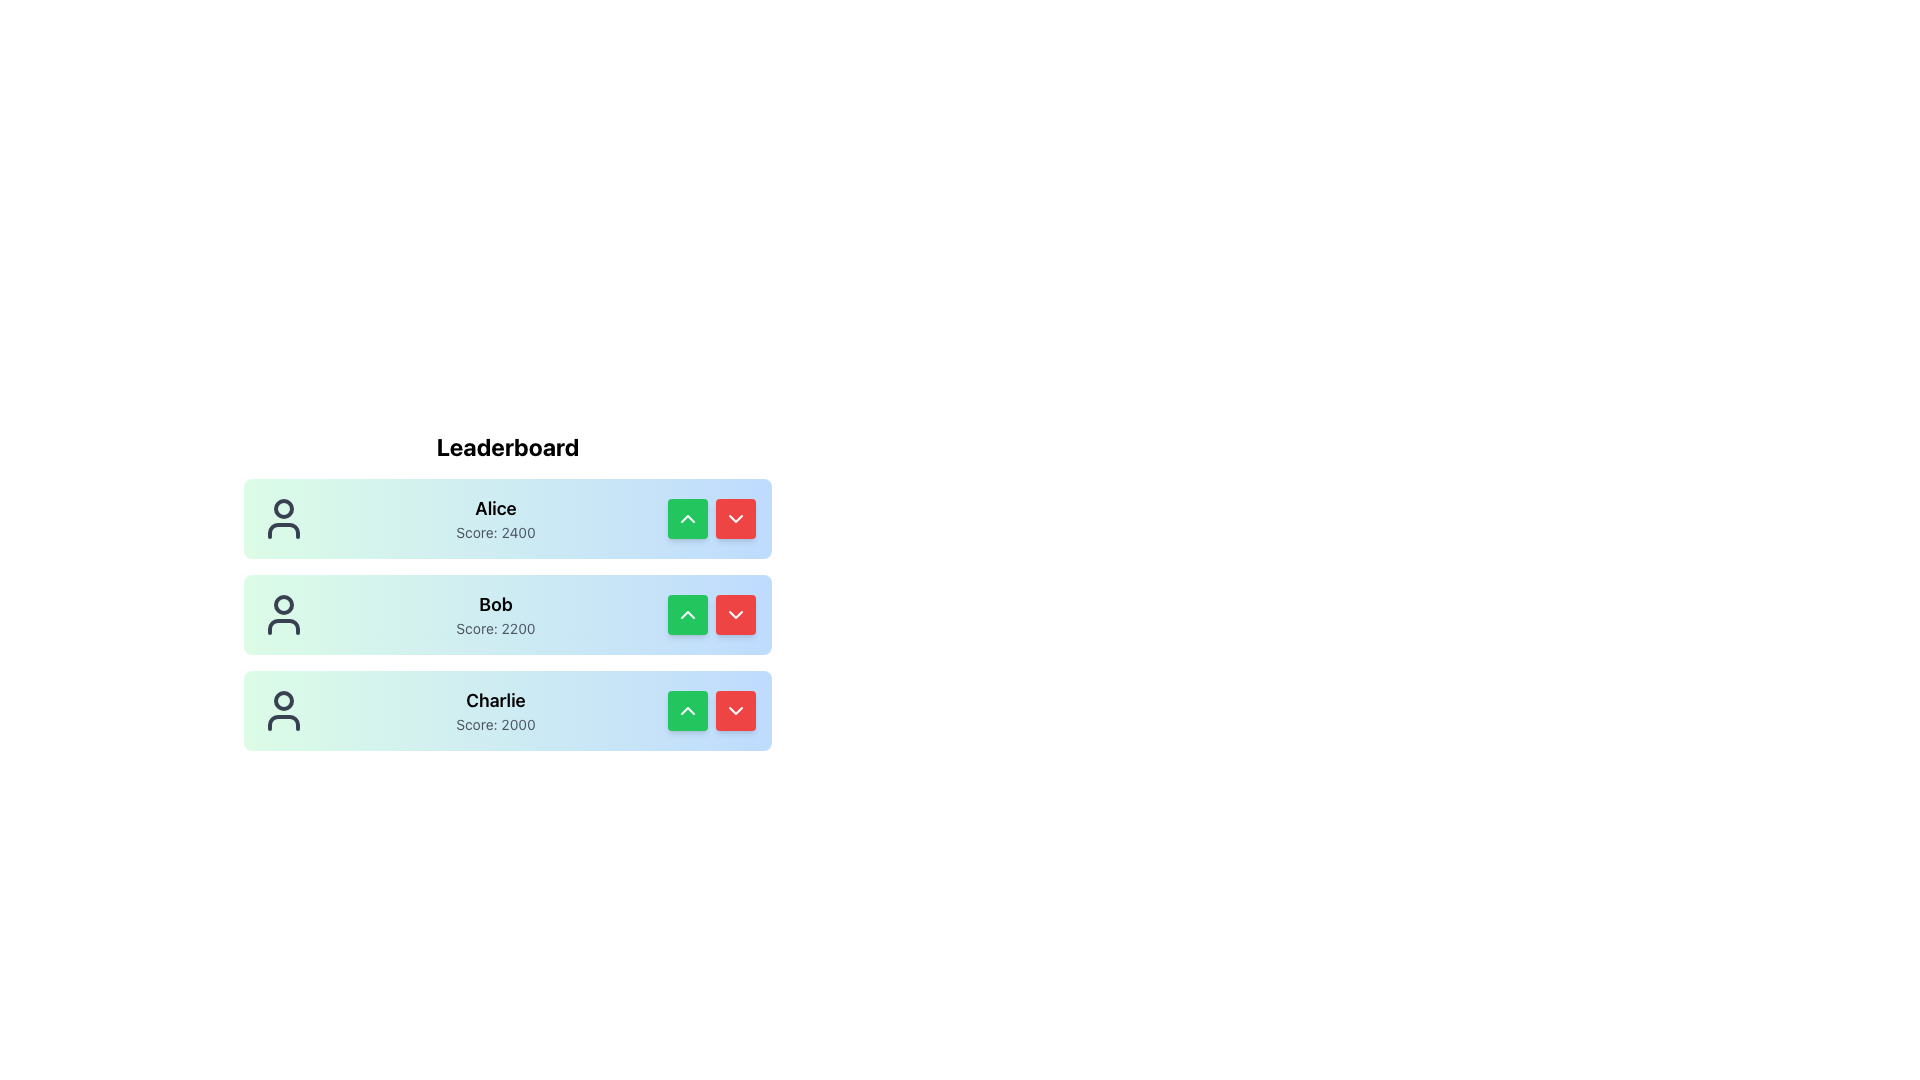 The image size is (1920, 1080). I want to click on the green rectangular button with a white upward-pointing chevron icon located in the bottom-right corner of Charlie's details card, so click(687, 709).